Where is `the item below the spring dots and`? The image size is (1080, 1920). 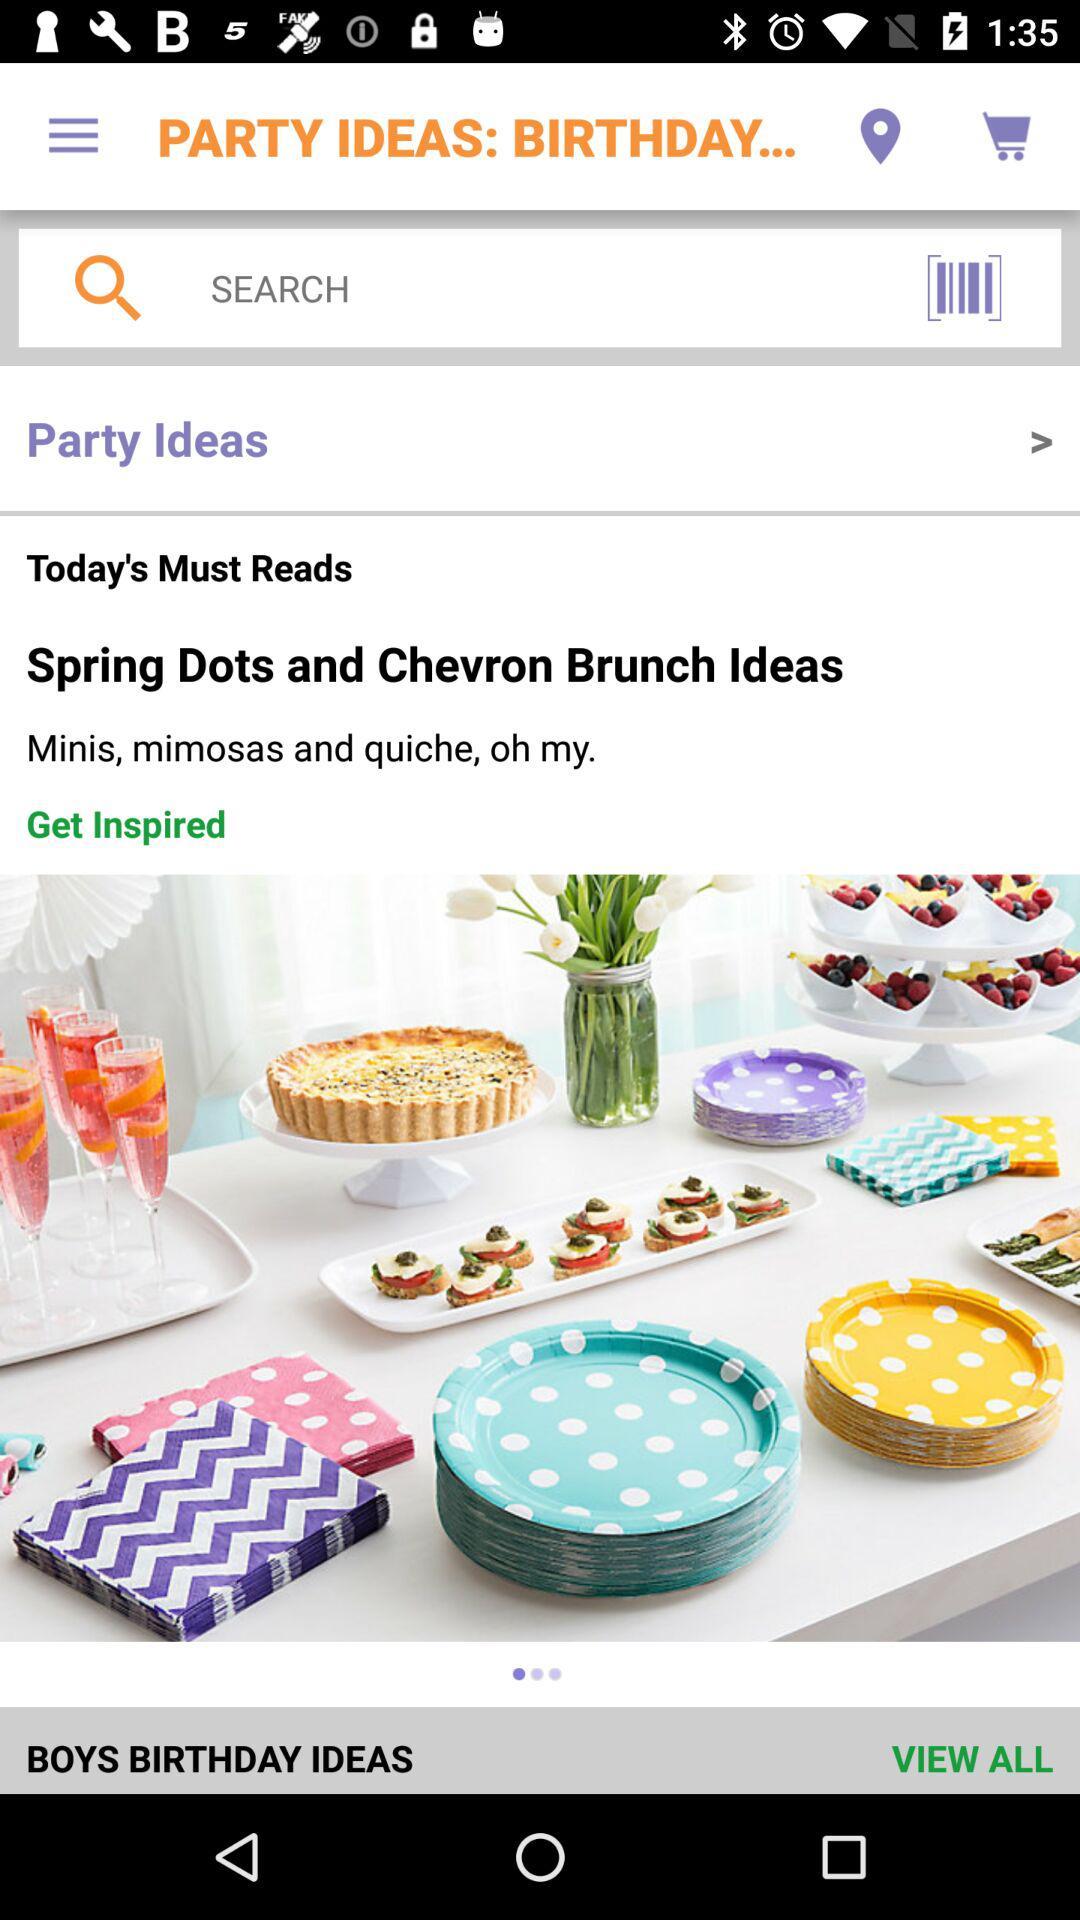
the item below the spring dots and is located at coordinates (540, 746).